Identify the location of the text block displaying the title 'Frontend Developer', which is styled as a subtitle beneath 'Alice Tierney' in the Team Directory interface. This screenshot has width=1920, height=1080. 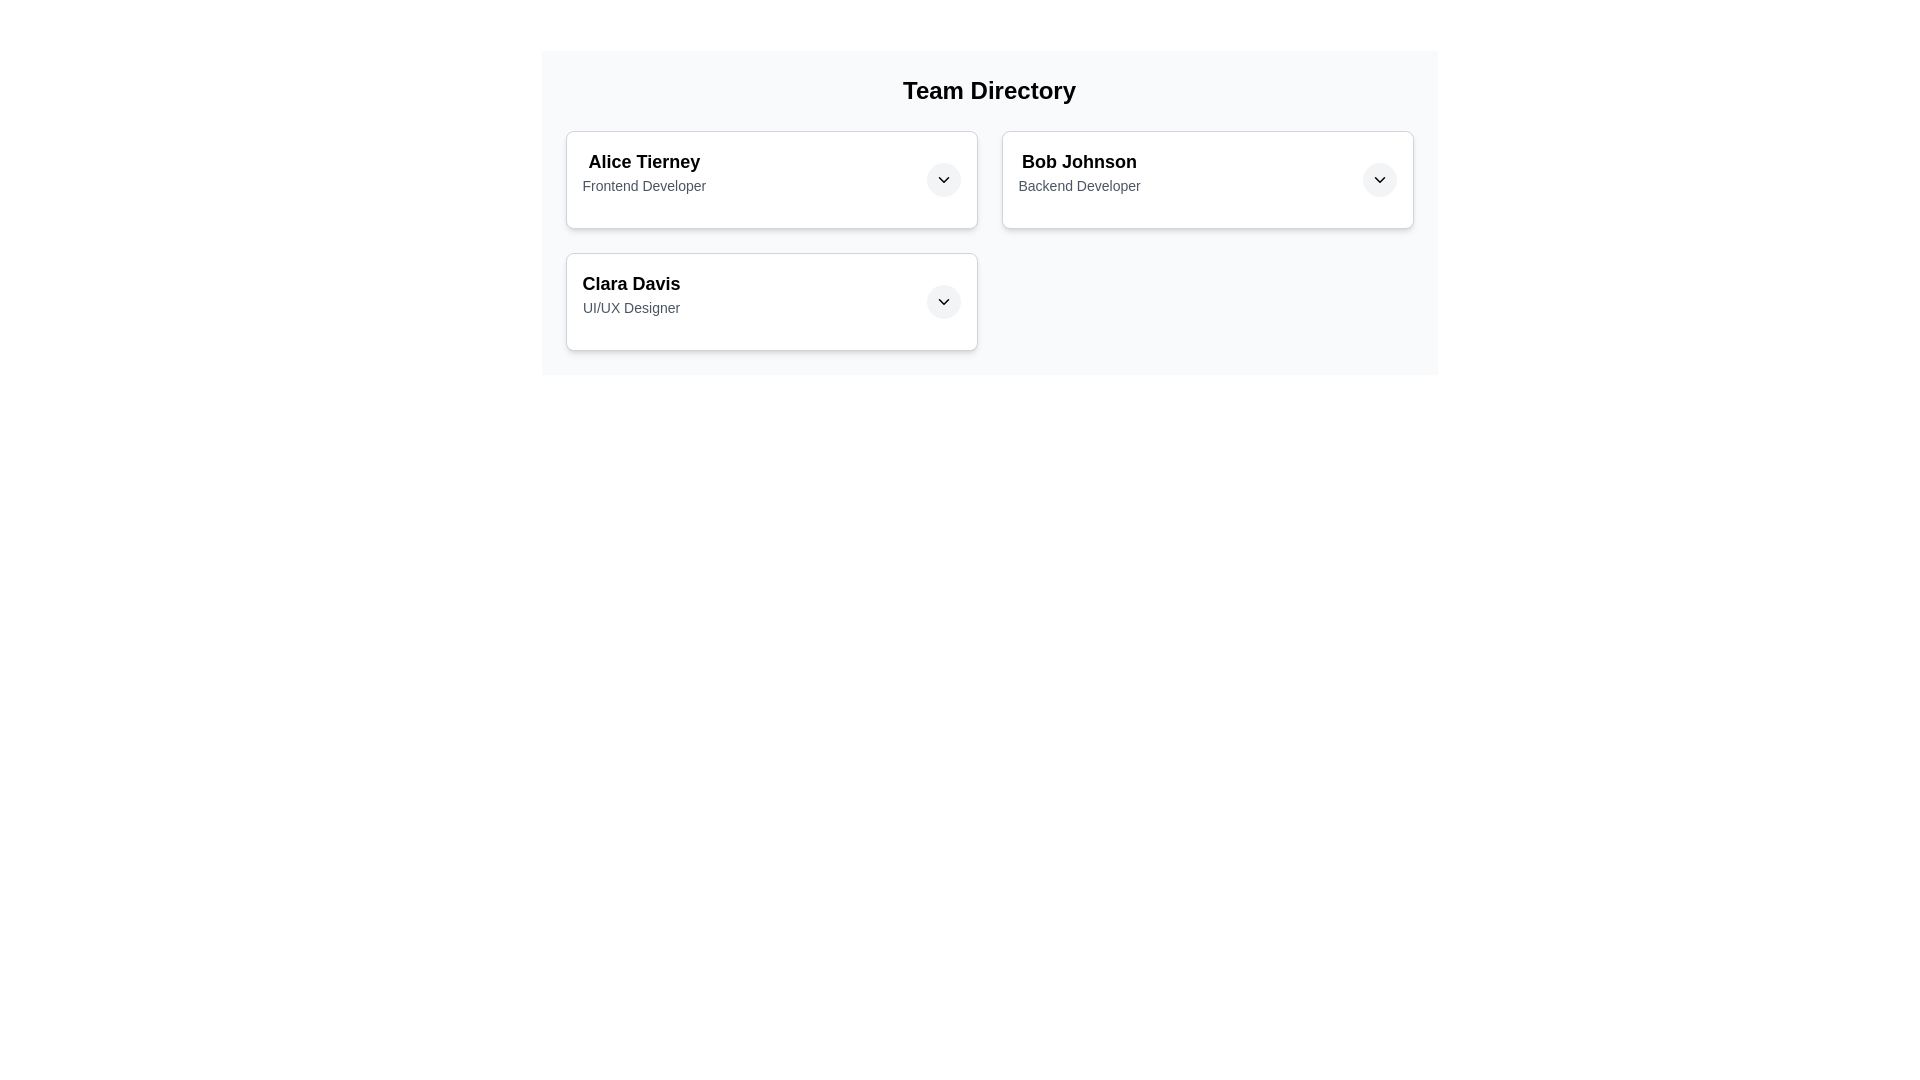
(644, 185).